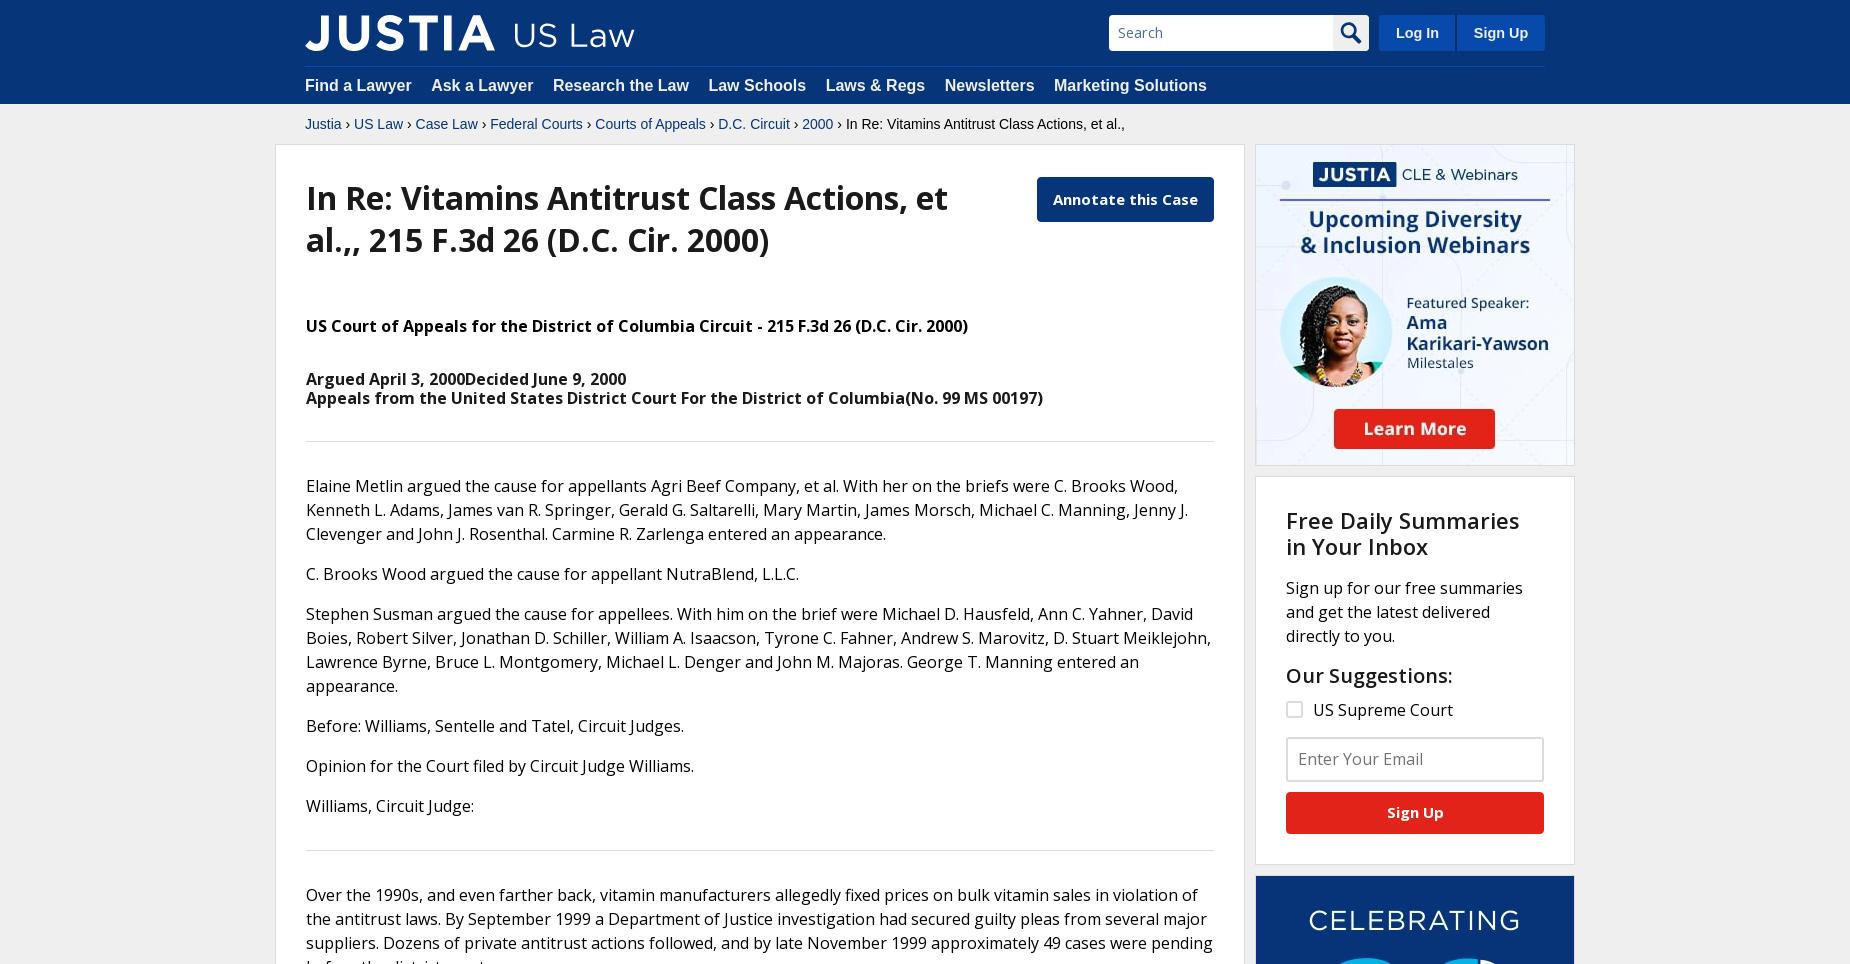  What do you see at coordinates (636, 325) in the screenshot?
I see `'US Court of Appeals for the District of Columbia Circuit
											- 215 F.3d 26 (D.C. Cir. 2000)'` at bounding box center [636, 325].